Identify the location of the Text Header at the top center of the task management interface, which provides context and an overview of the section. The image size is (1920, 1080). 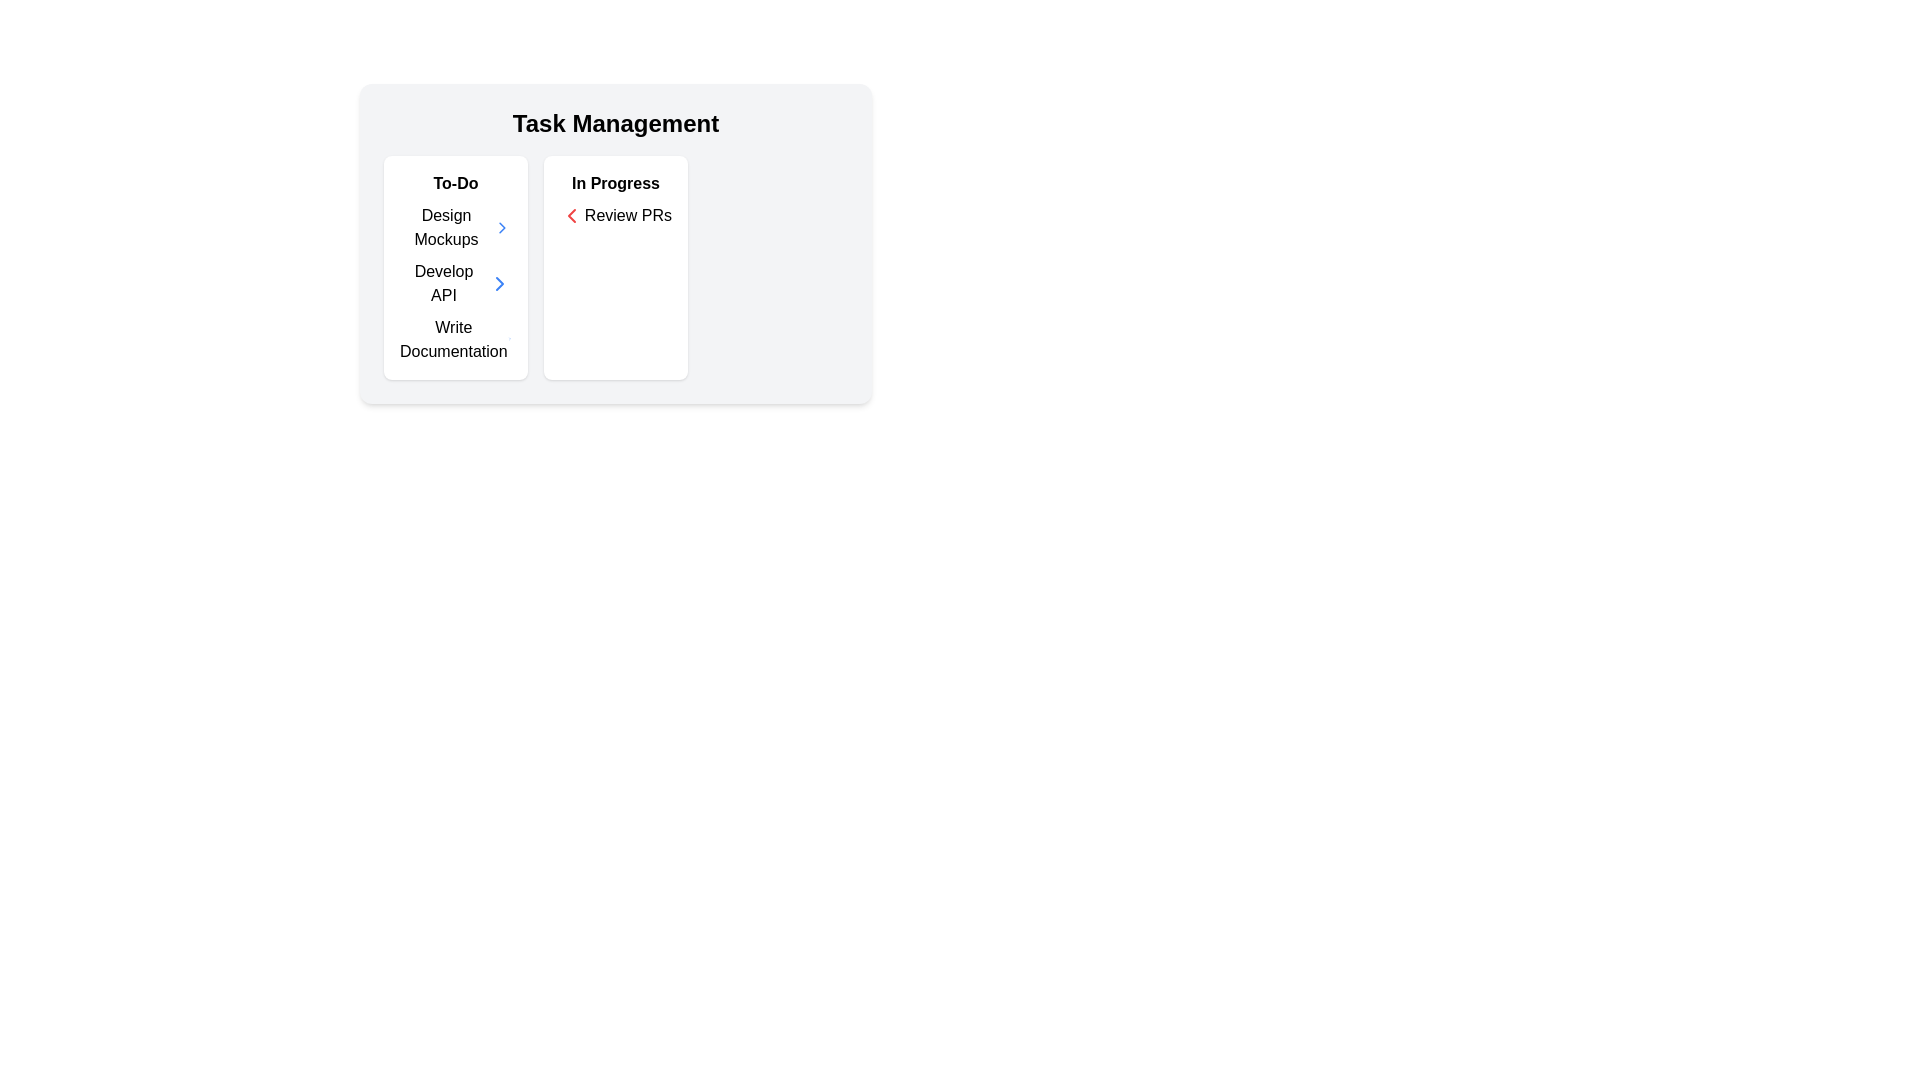
(614, 123).